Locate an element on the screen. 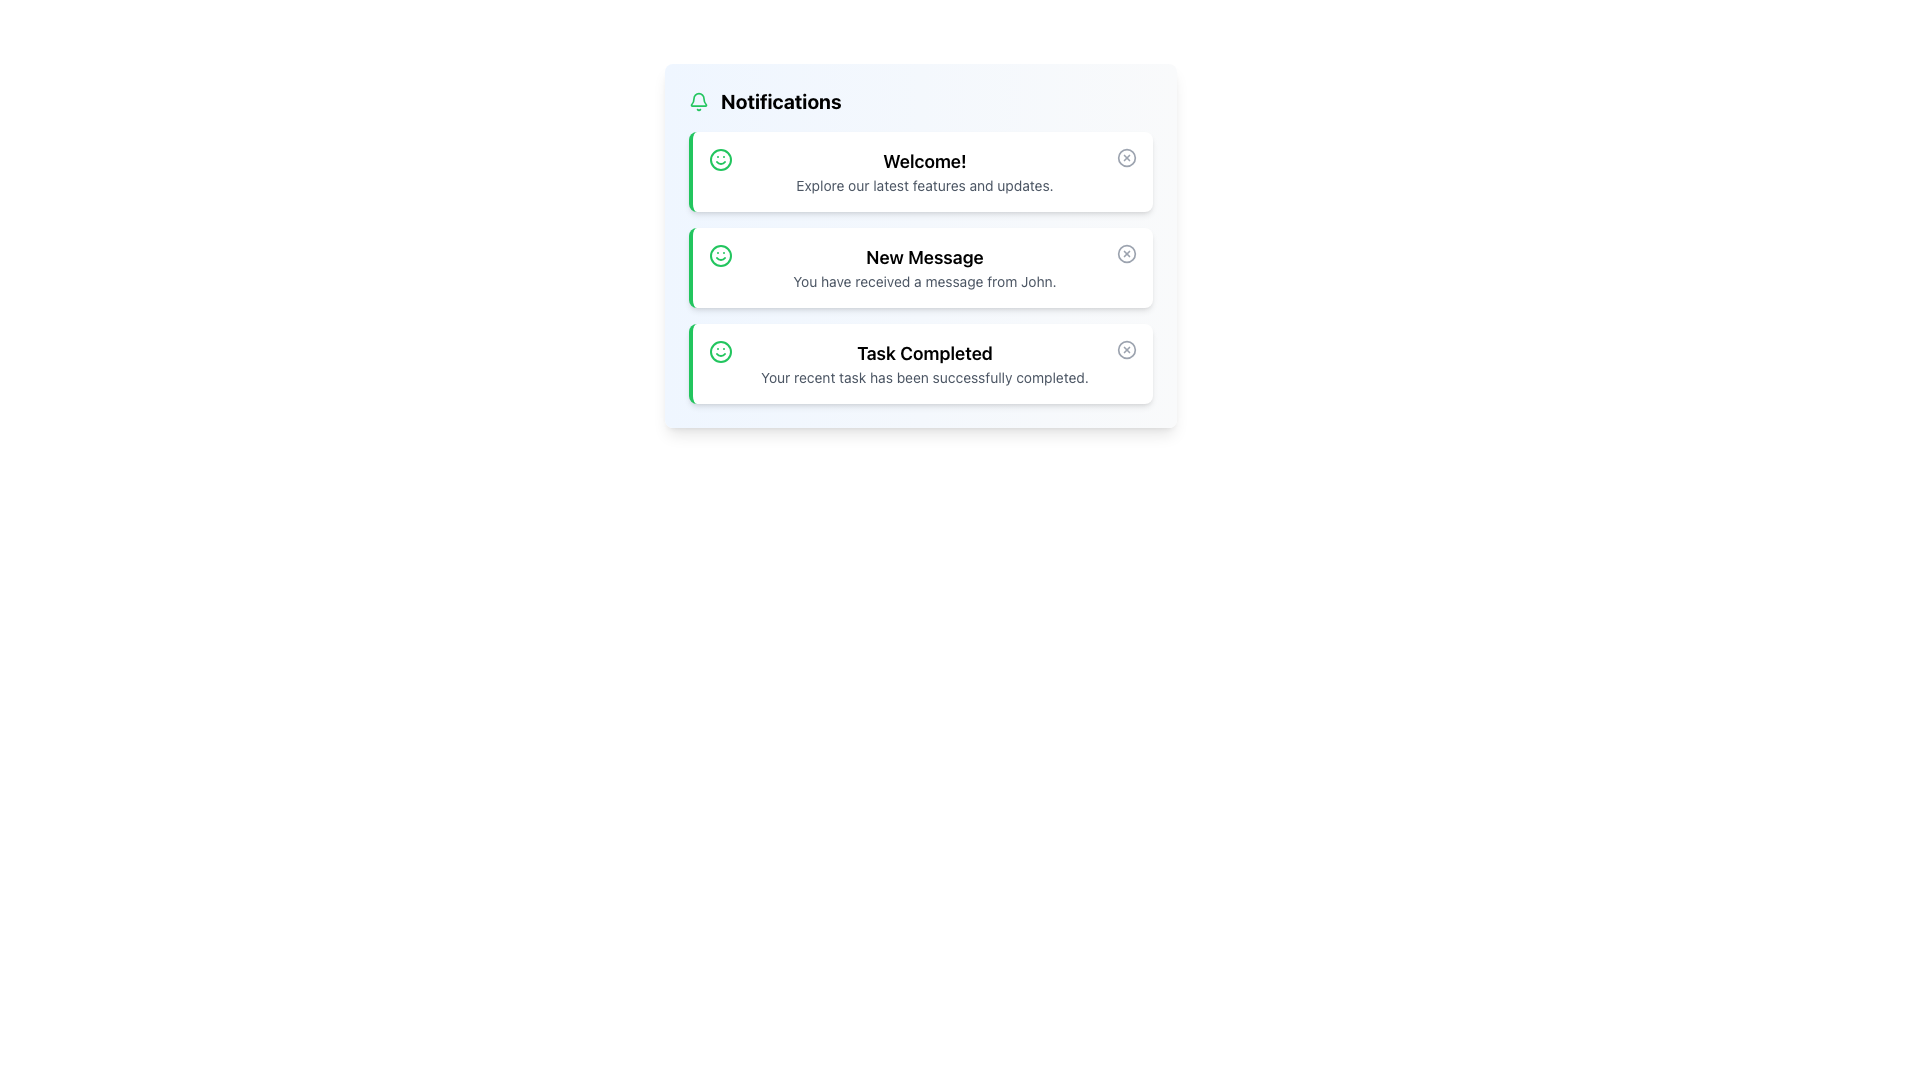 This screenshot has height=1080, width=1920. the positive status icon located in the top-left corner of the first notification panel, which contains the heading 'Welcome!' and description 'Explore our latest features and updates.' is located at coordinates (720, 158).